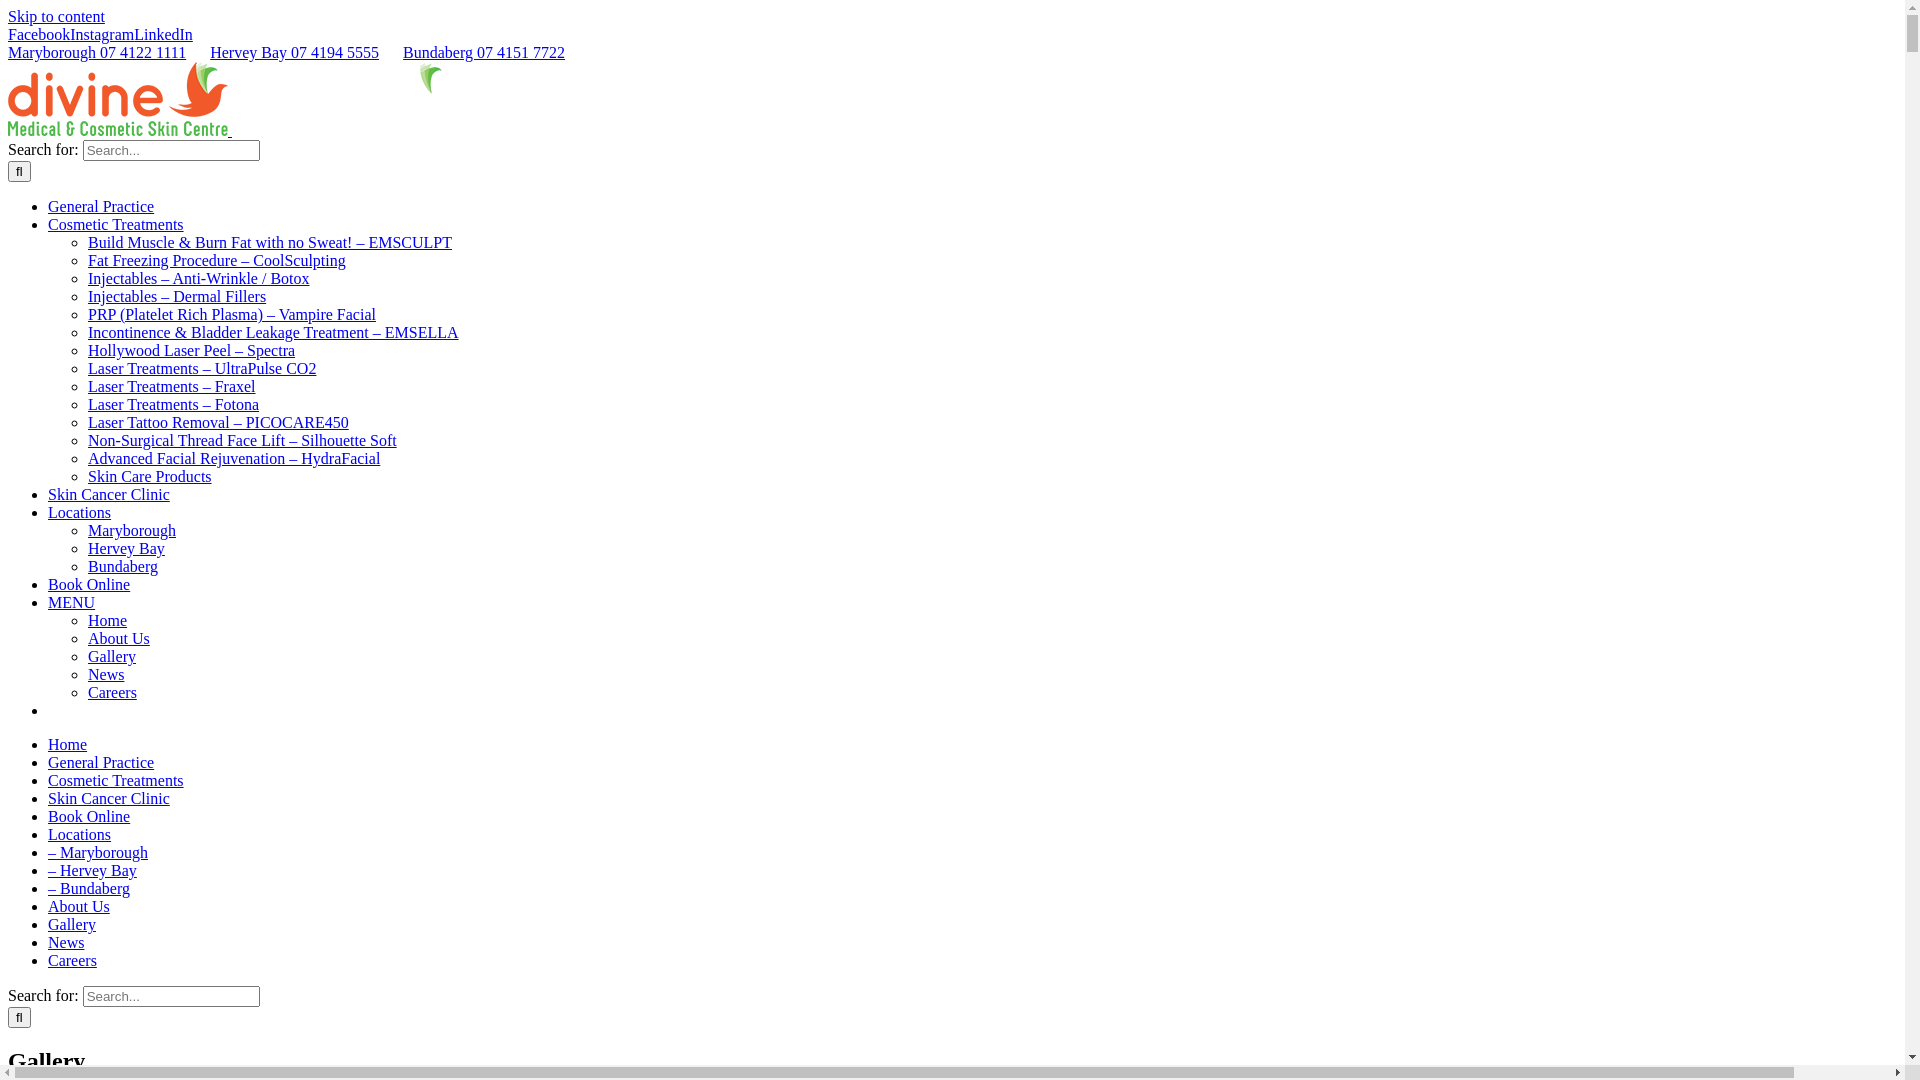 This screenshot has height=1080, width=1920. What do you see at coordinates (484, 51) in the screenshot?
I see `'Bundaberg 07 4151 7722'` at bounding box center [484, 51].